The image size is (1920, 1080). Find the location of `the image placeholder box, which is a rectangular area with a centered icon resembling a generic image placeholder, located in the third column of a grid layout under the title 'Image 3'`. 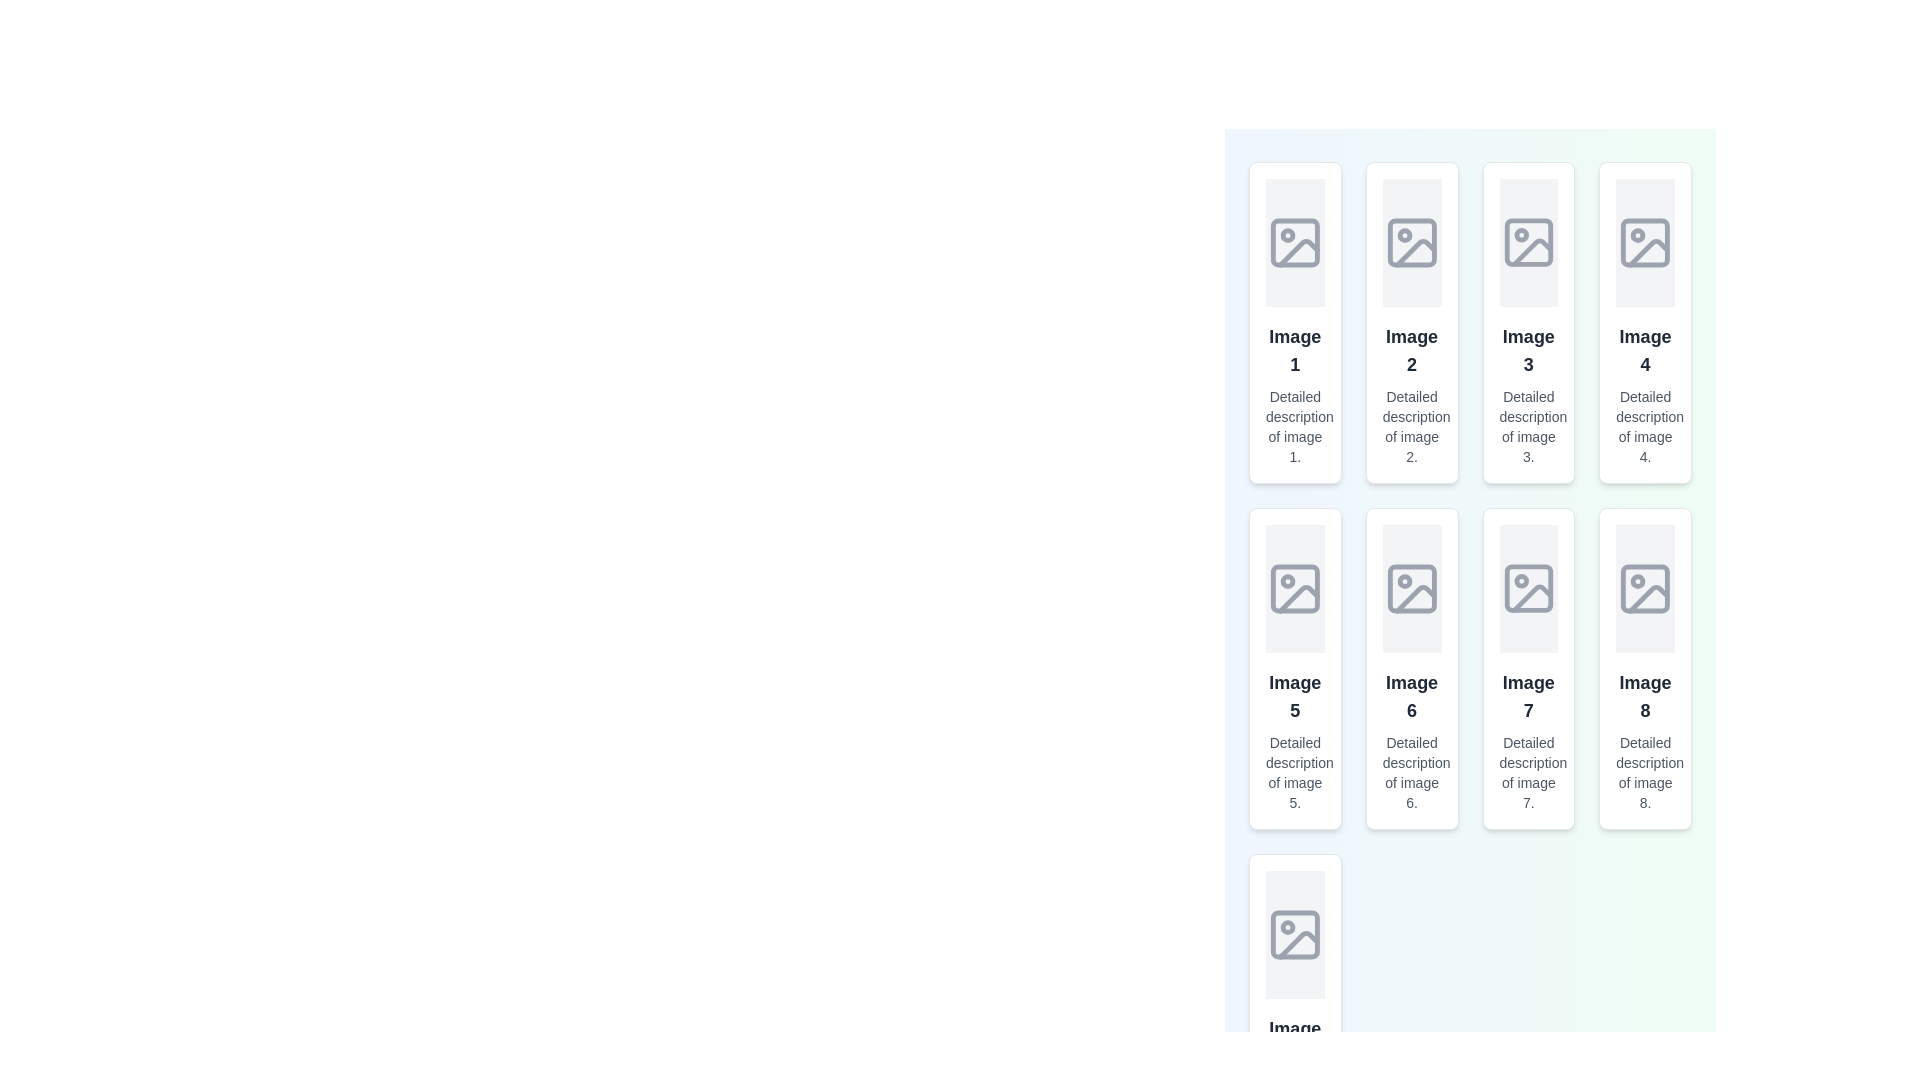

the image placeholder box, which is a rectangular area with a centered icon resembling a generic image placeholder, located in the third column of a grid layout under the title 'Image 3' is located at coordinates (1527, 242).